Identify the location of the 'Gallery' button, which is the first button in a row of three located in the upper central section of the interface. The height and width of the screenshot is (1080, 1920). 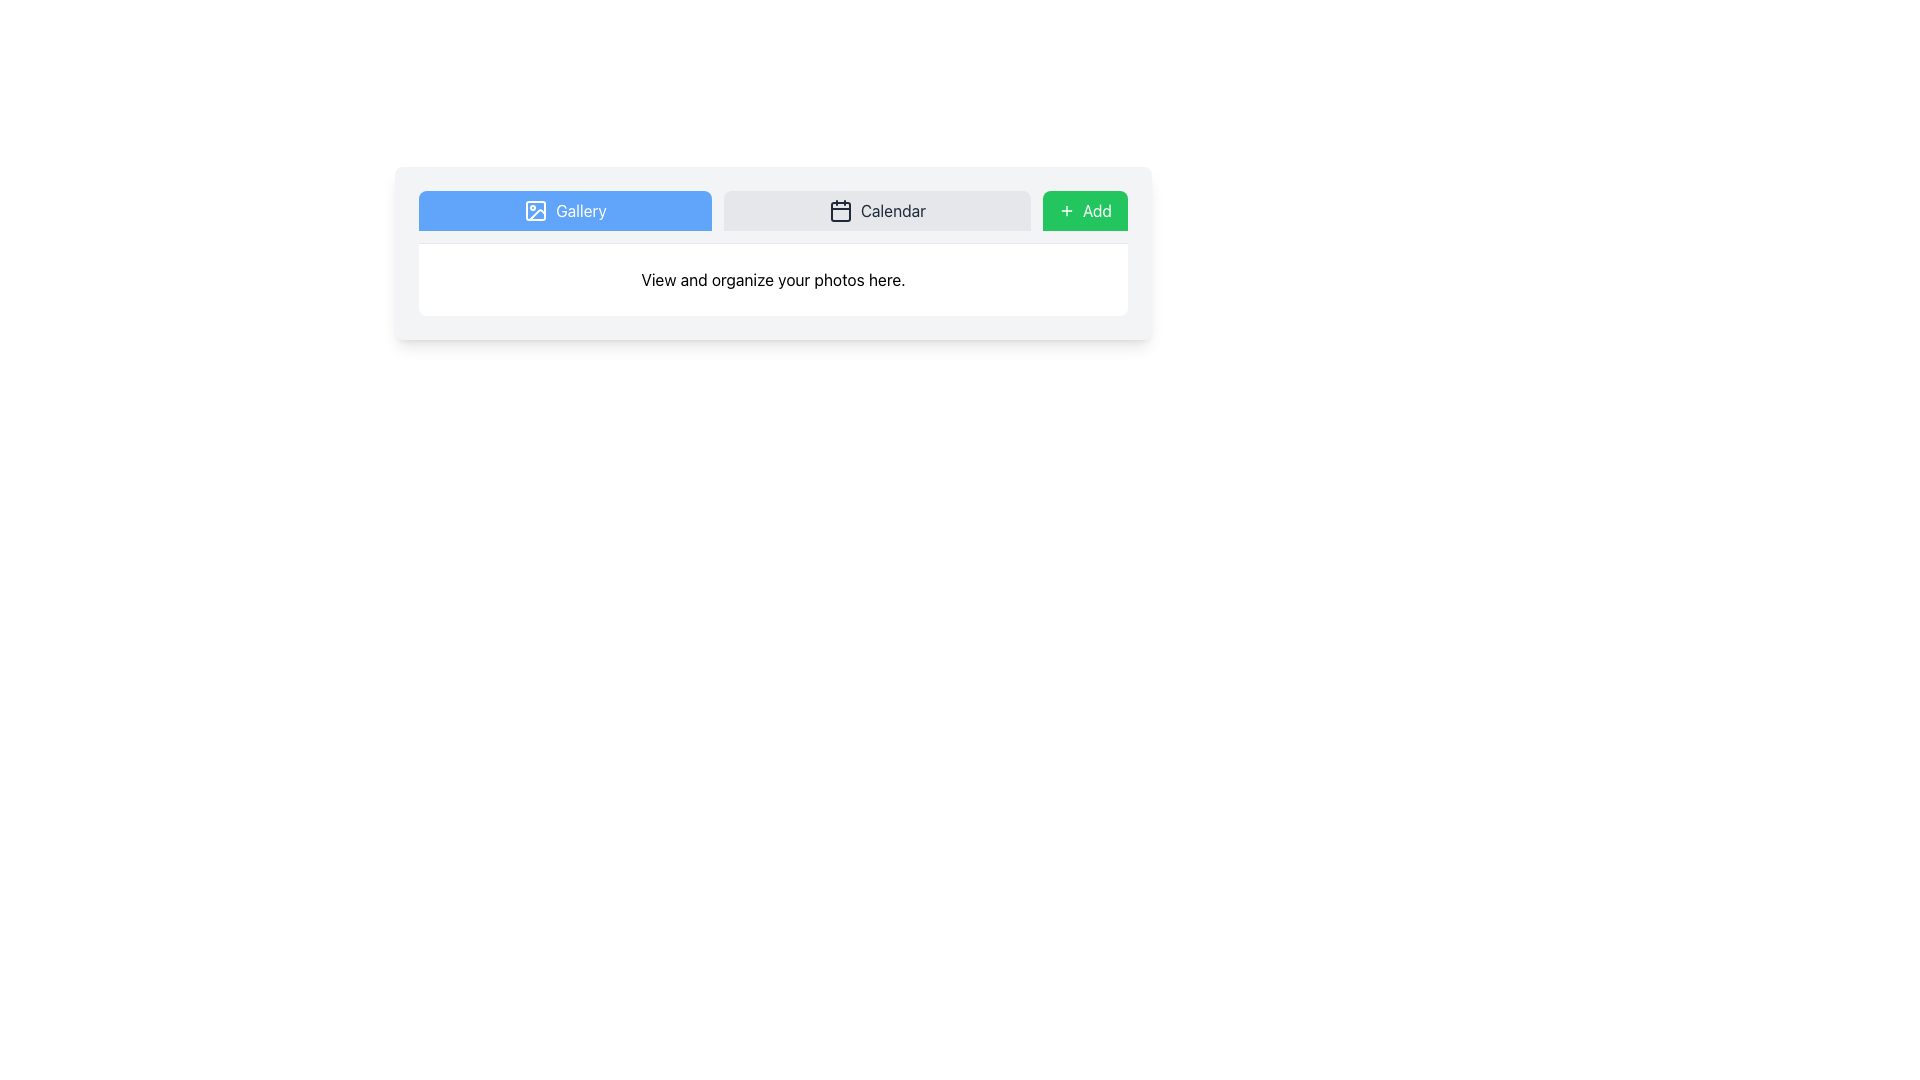
(564, 211).